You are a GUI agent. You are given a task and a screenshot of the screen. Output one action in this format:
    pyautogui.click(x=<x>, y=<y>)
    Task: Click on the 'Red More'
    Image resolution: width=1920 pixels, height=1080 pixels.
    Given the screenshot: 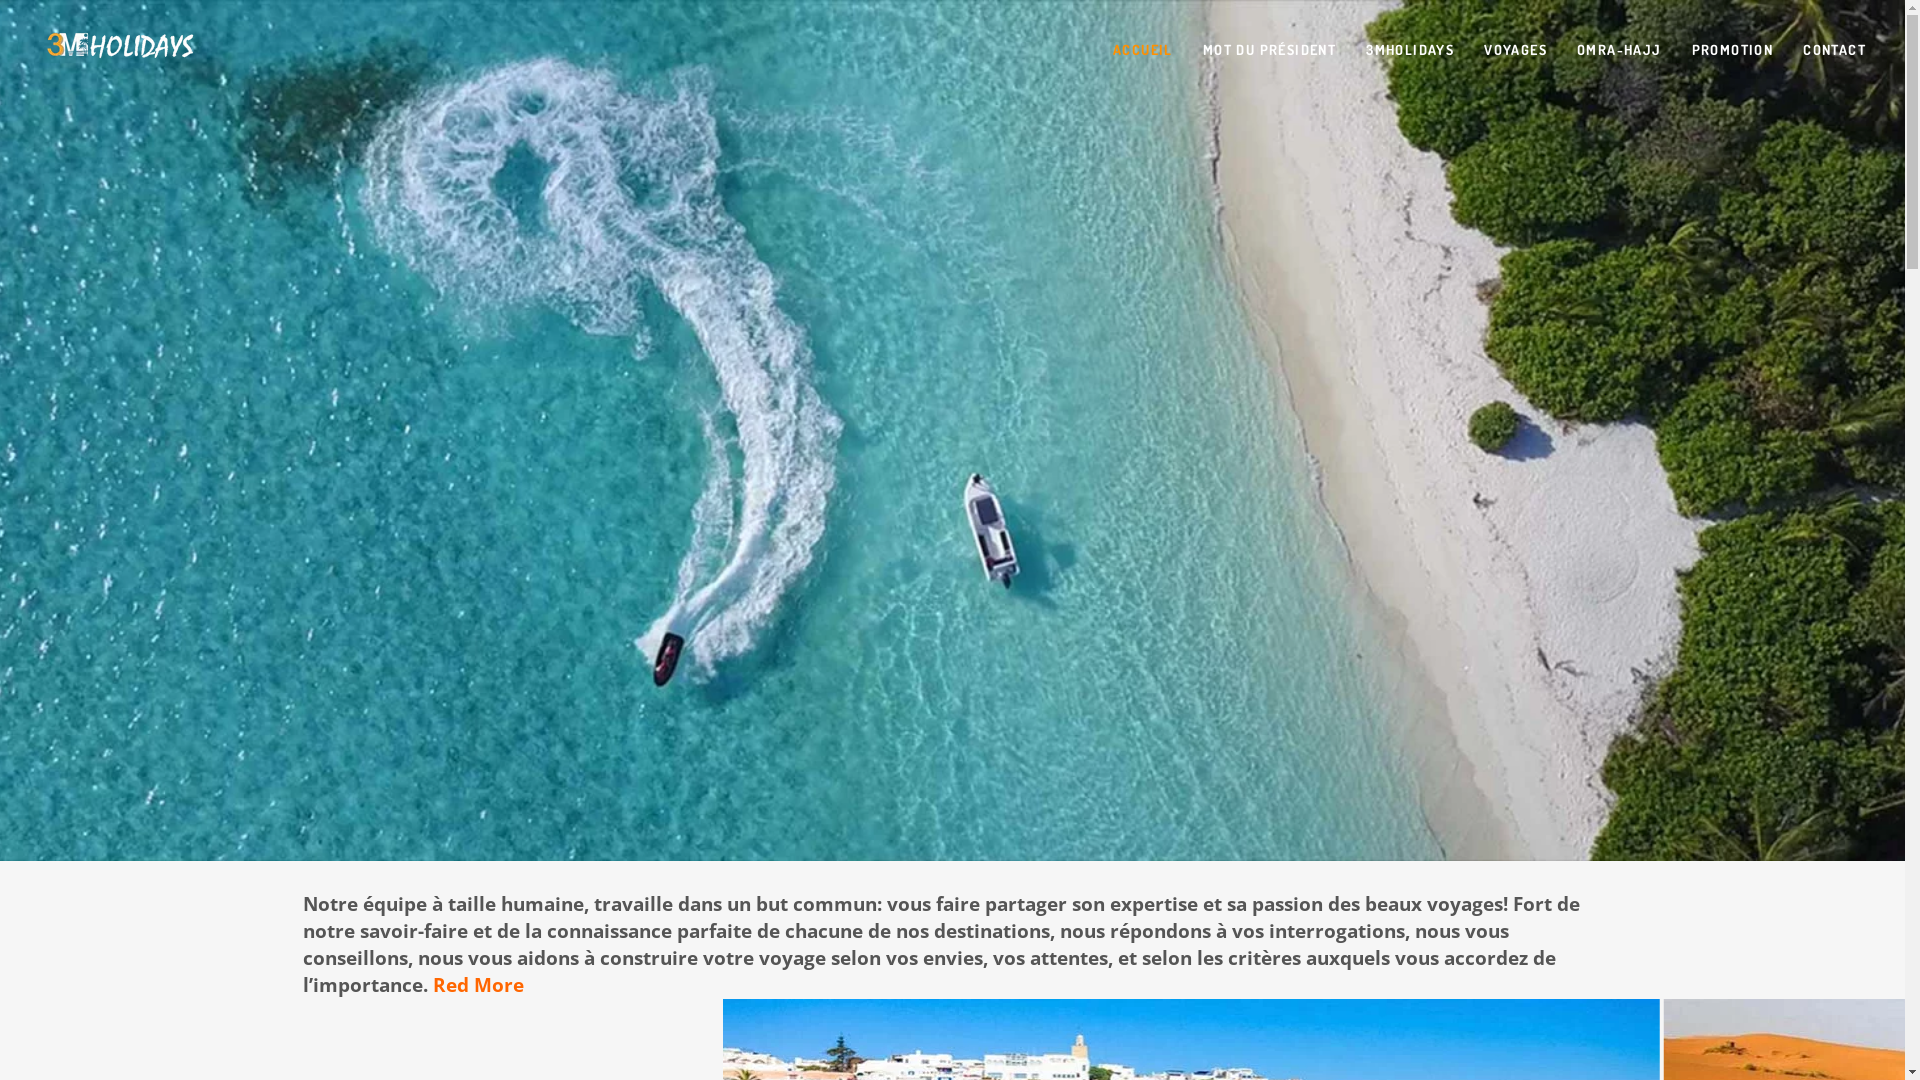 What is the action you would take?
    pyautogui.click(x=474, y=983)
    